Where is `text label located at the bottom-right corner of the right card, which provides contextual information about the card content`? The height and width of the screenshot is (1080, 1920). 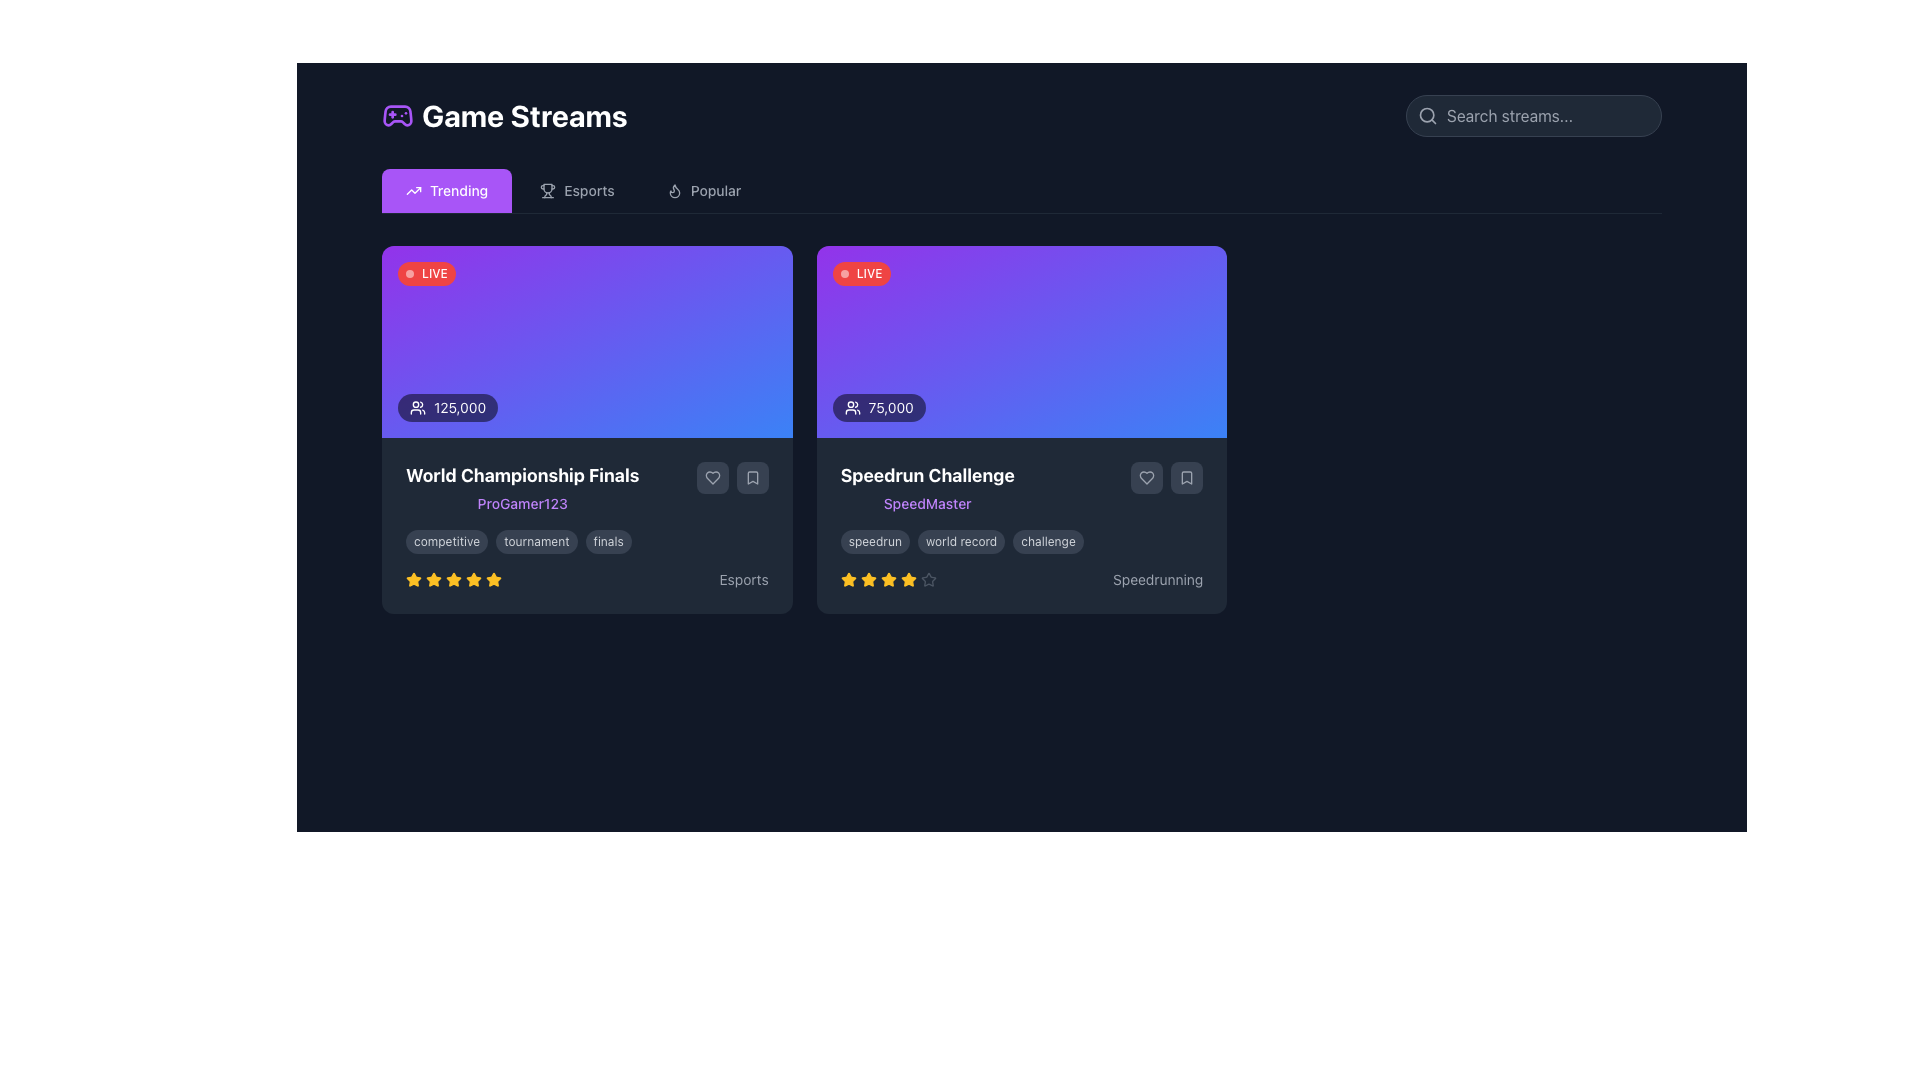 text label located at the bottom-right corner of the right card, which provides contextual information about the card content is located at coordinates (1158, 579).